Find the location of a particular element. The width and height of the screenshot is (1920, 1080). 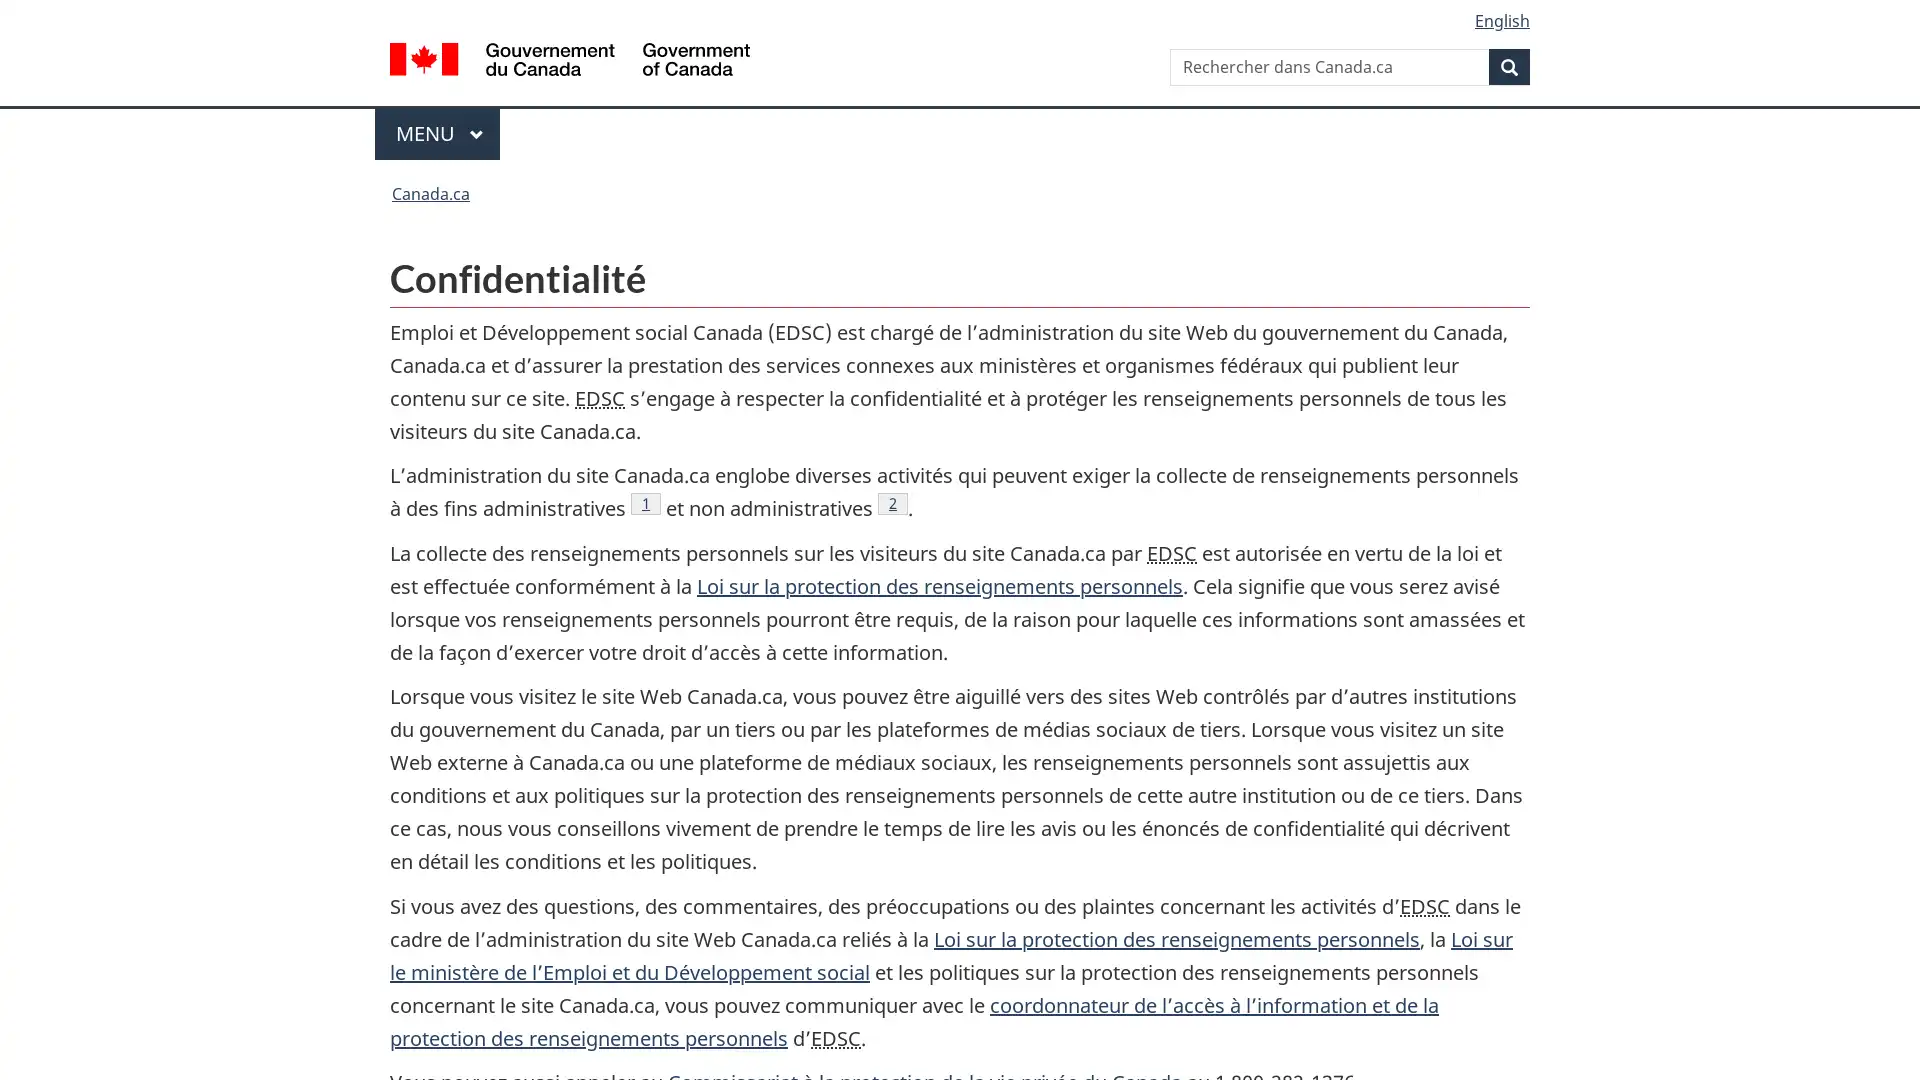

Recherche is located at coordinates (1509, 65).